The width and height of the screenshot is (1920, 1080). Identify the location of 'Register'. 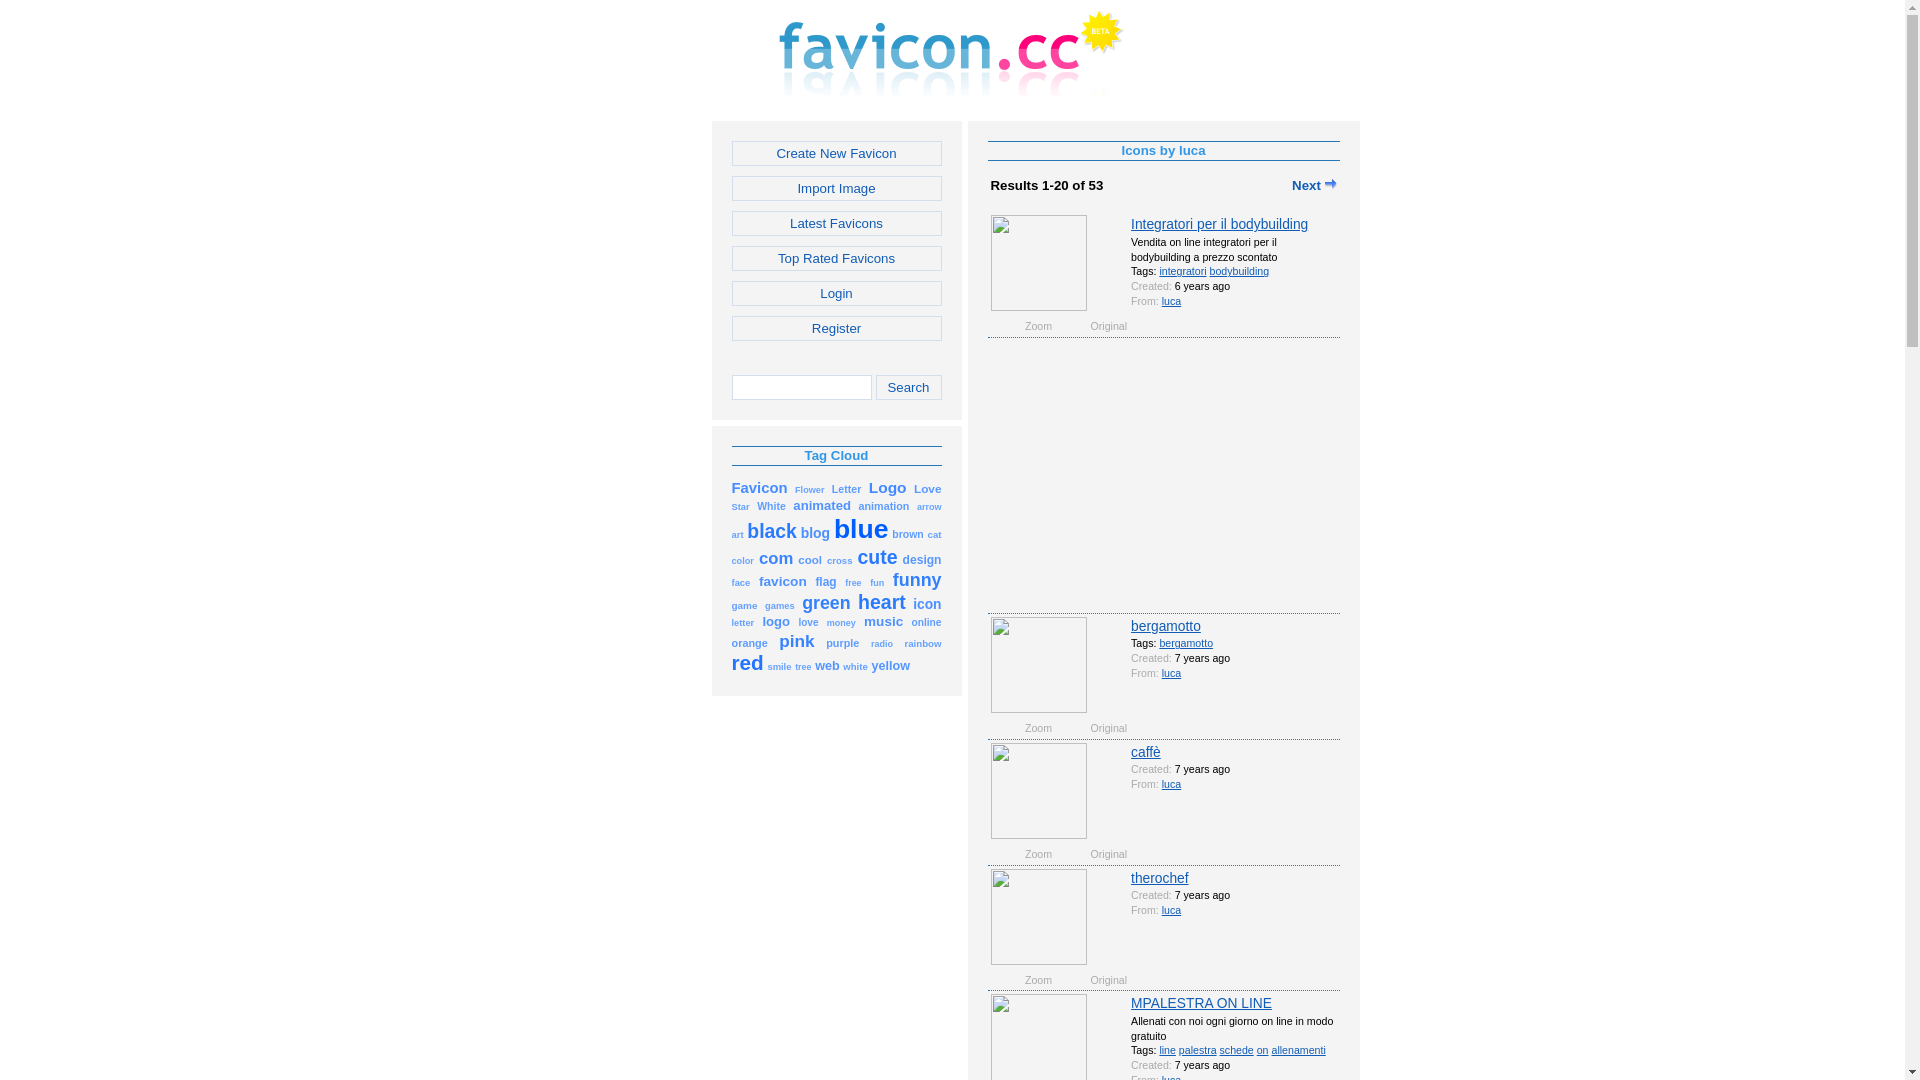
(836, 327).